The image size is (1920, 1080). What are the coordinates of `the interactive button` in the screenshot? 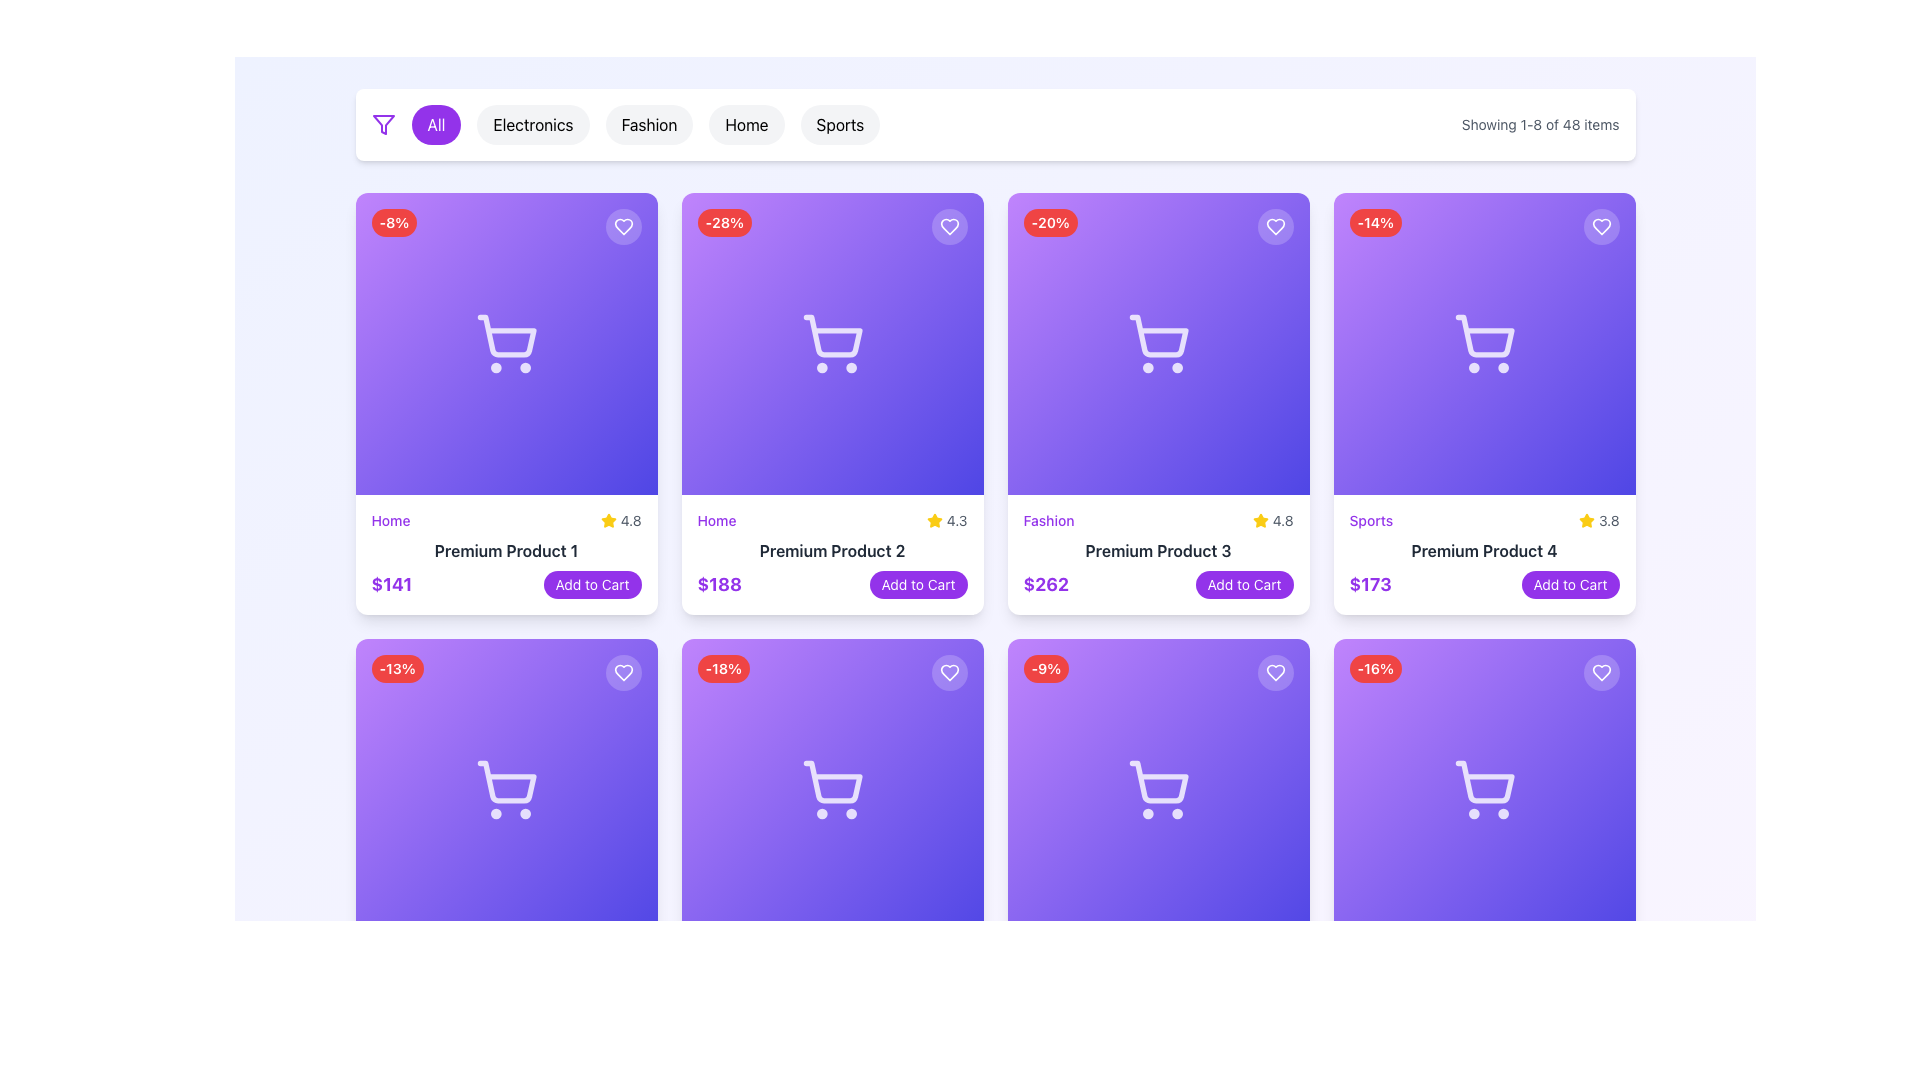 It's located at (1243, 585).